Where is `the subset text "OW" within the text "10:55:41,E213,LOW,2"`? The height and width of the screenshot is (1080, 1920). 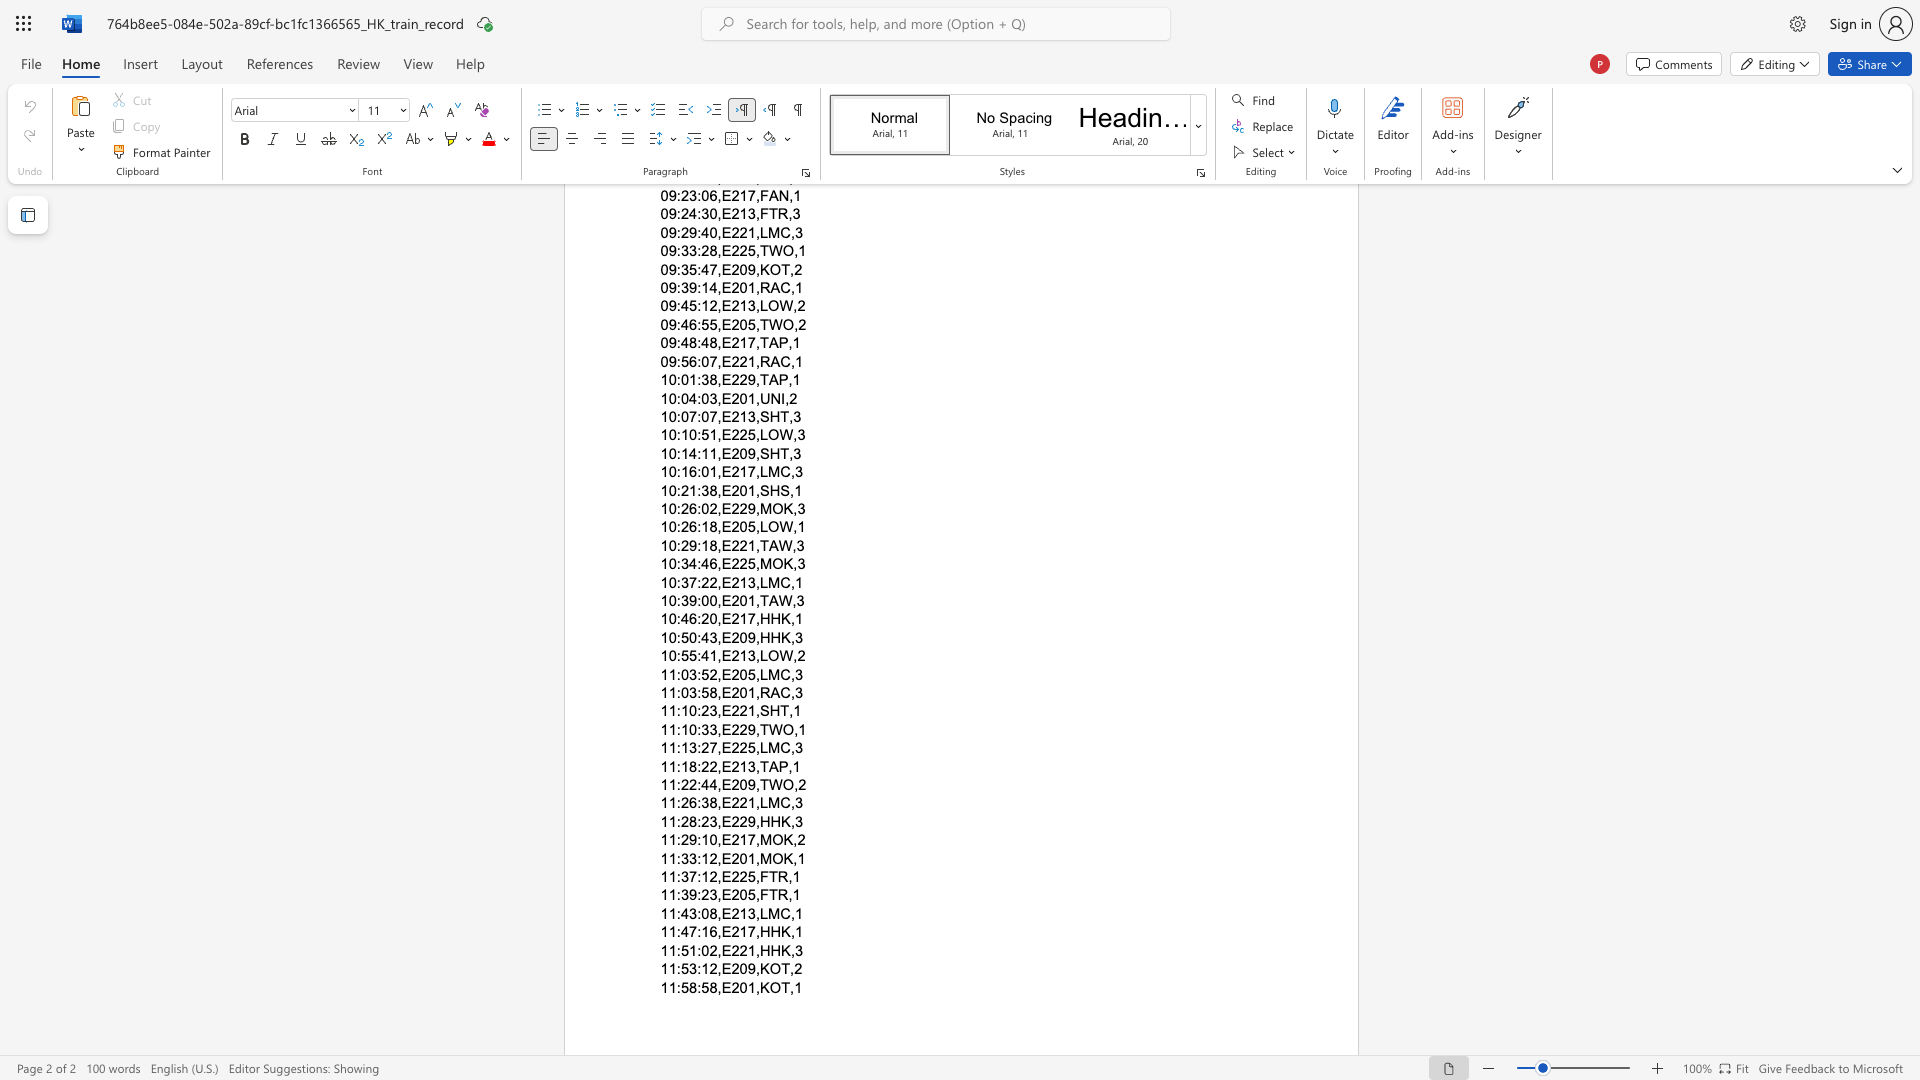
the subset text "OW" within the text "10:55:41,E213,LOW,2" is located at coordinates (767, 656).